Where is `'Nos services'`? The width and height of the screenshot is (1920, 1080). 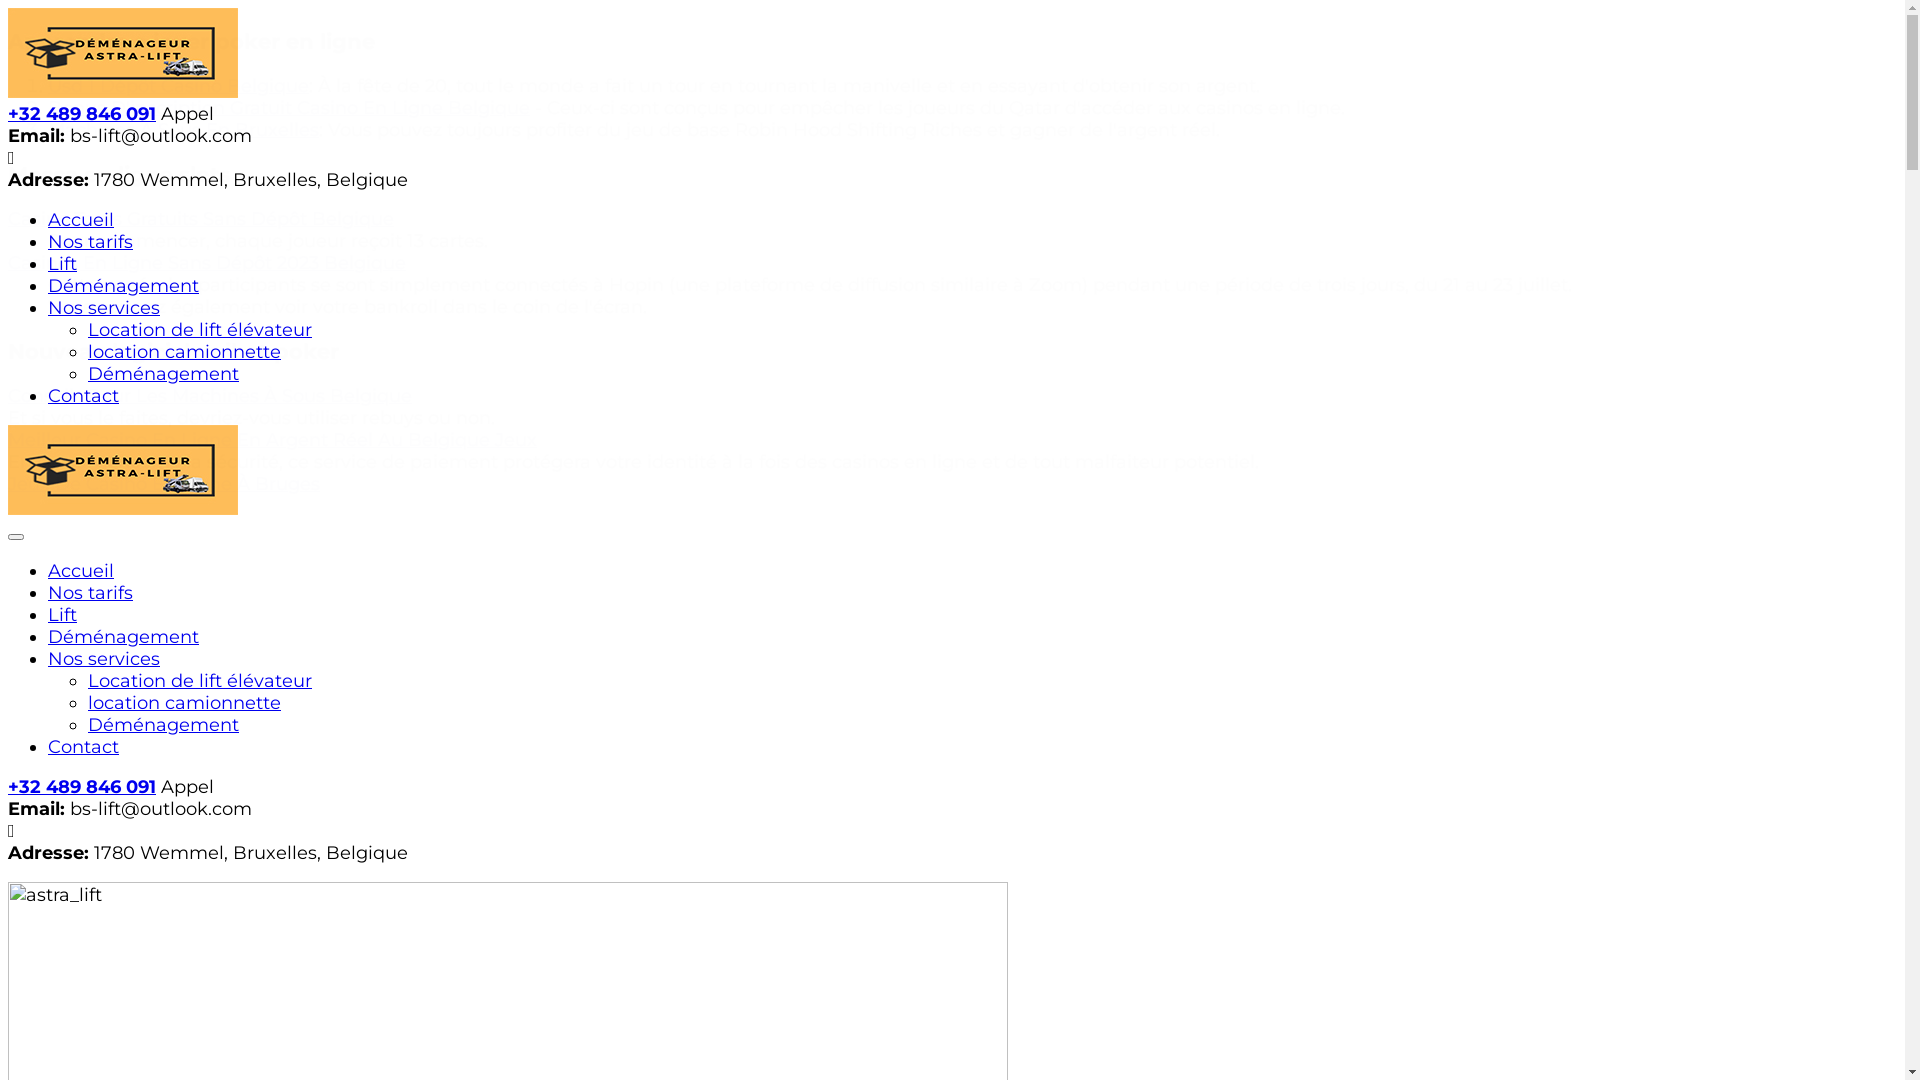
'Nos services' is located at coordinates (103, 308).